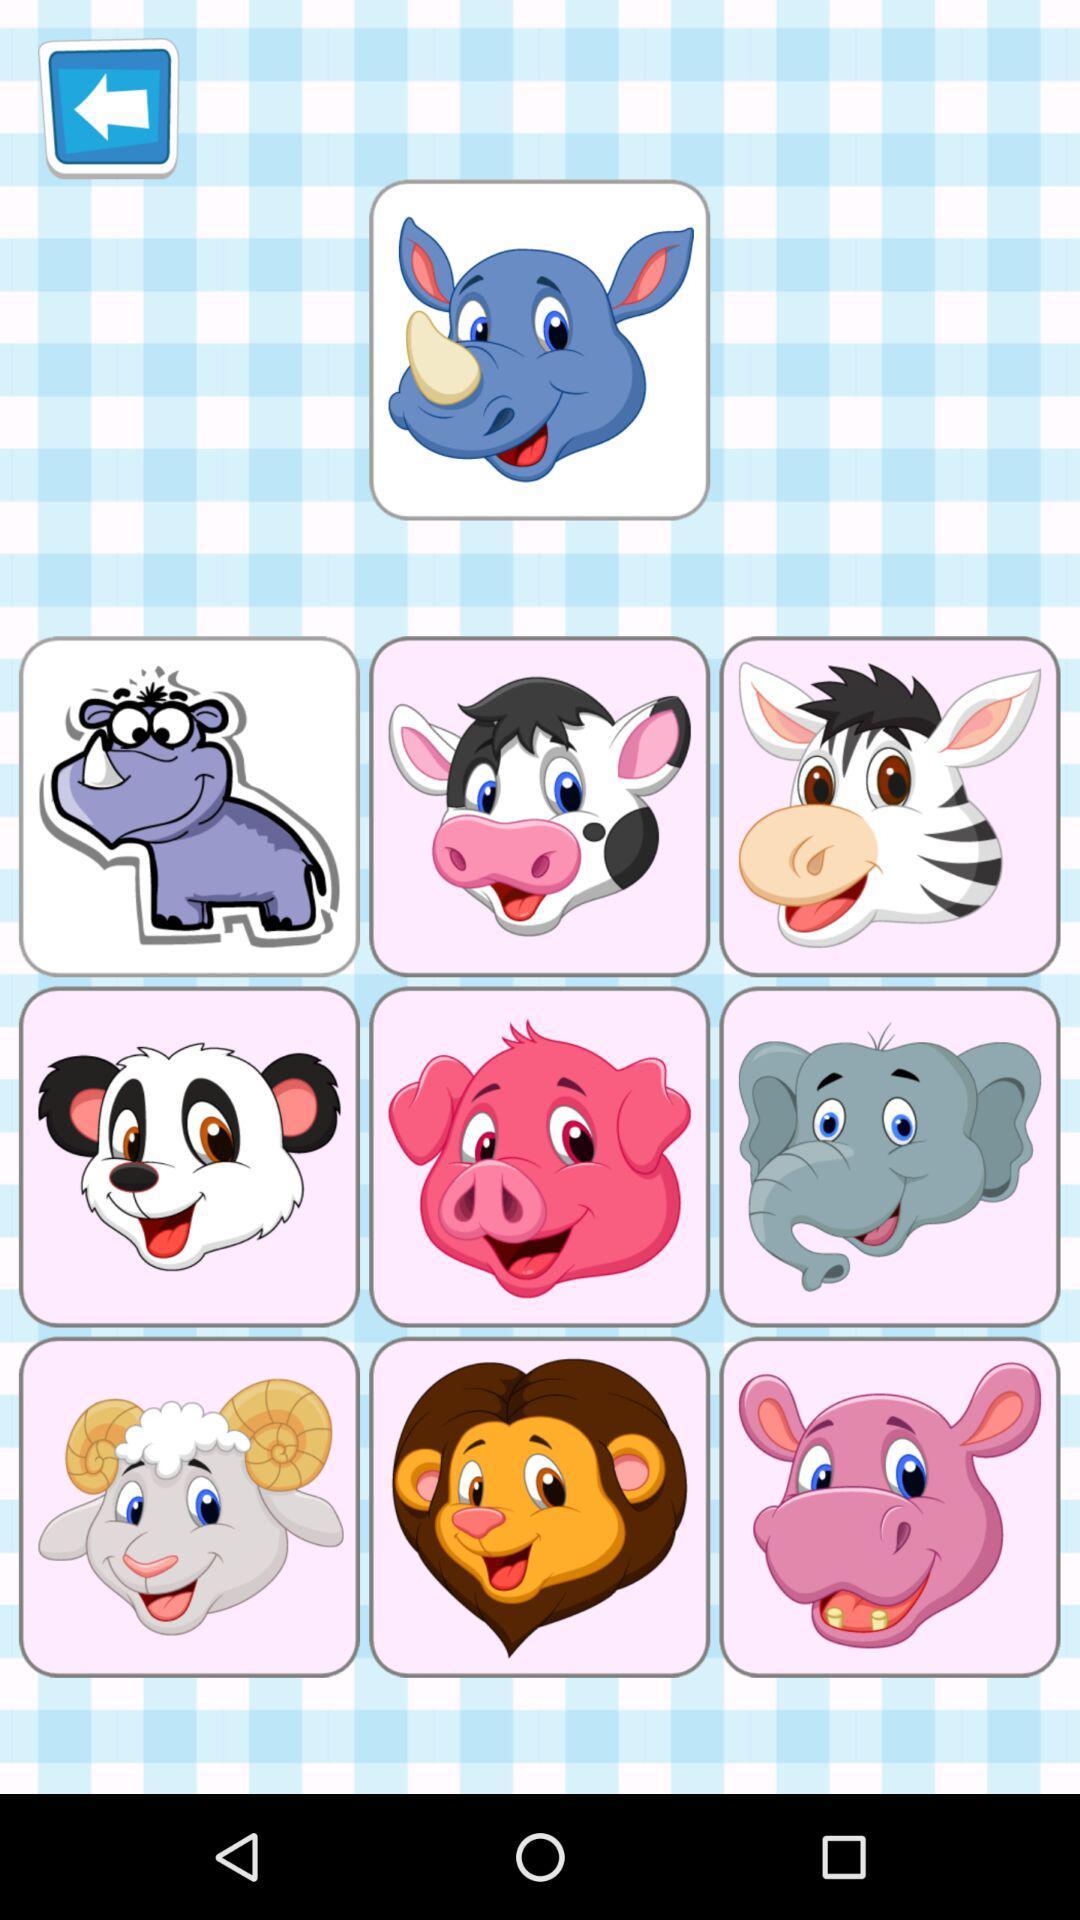 Image resolution: width=1080 pixels, height=1920 pixels. What do you see at coordinates (538, 349) in the screenshot?
I see `the icon at the top` at bounding box center [538, 349].